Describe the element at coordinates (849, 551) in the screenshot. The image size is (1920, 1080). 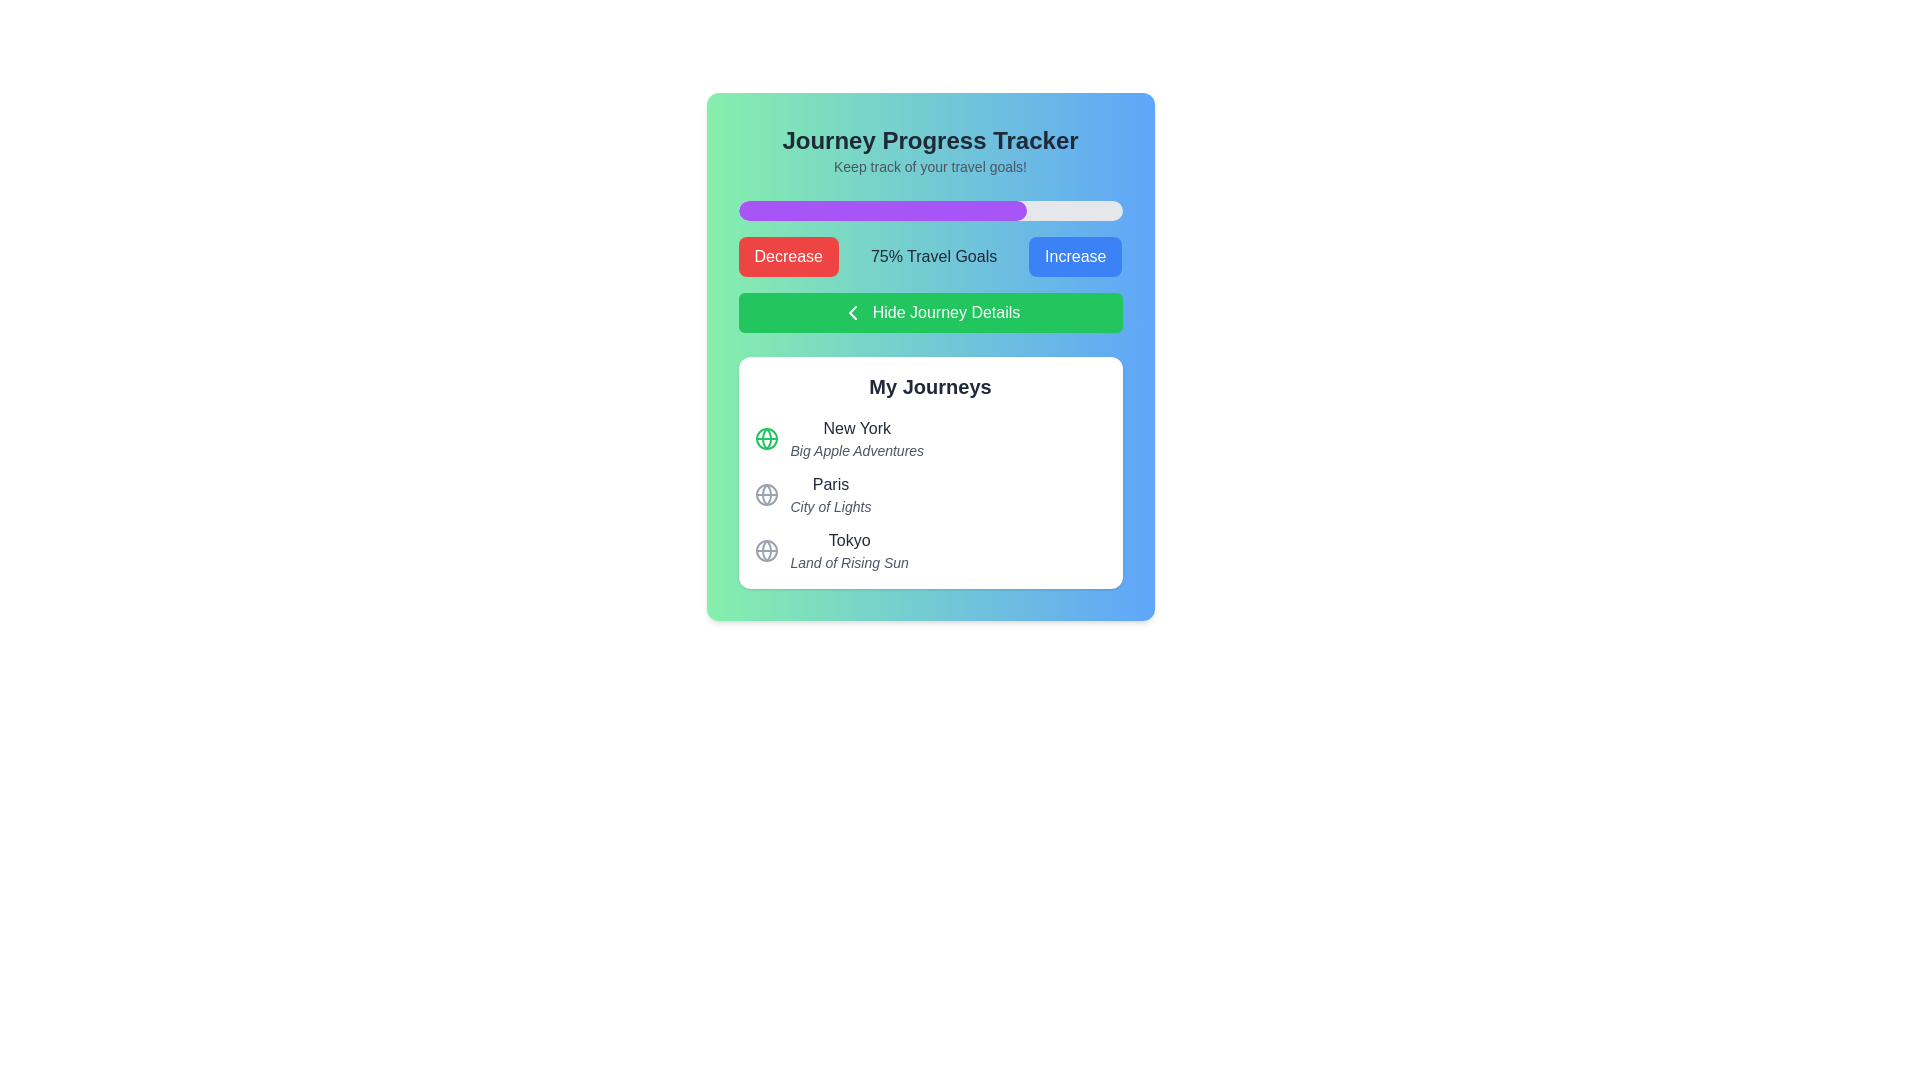
I see `the third item in the 'My Journeys' section, which displays 'Tokyo' as the title and 'Land of Rising Sun' as the description` at that location.